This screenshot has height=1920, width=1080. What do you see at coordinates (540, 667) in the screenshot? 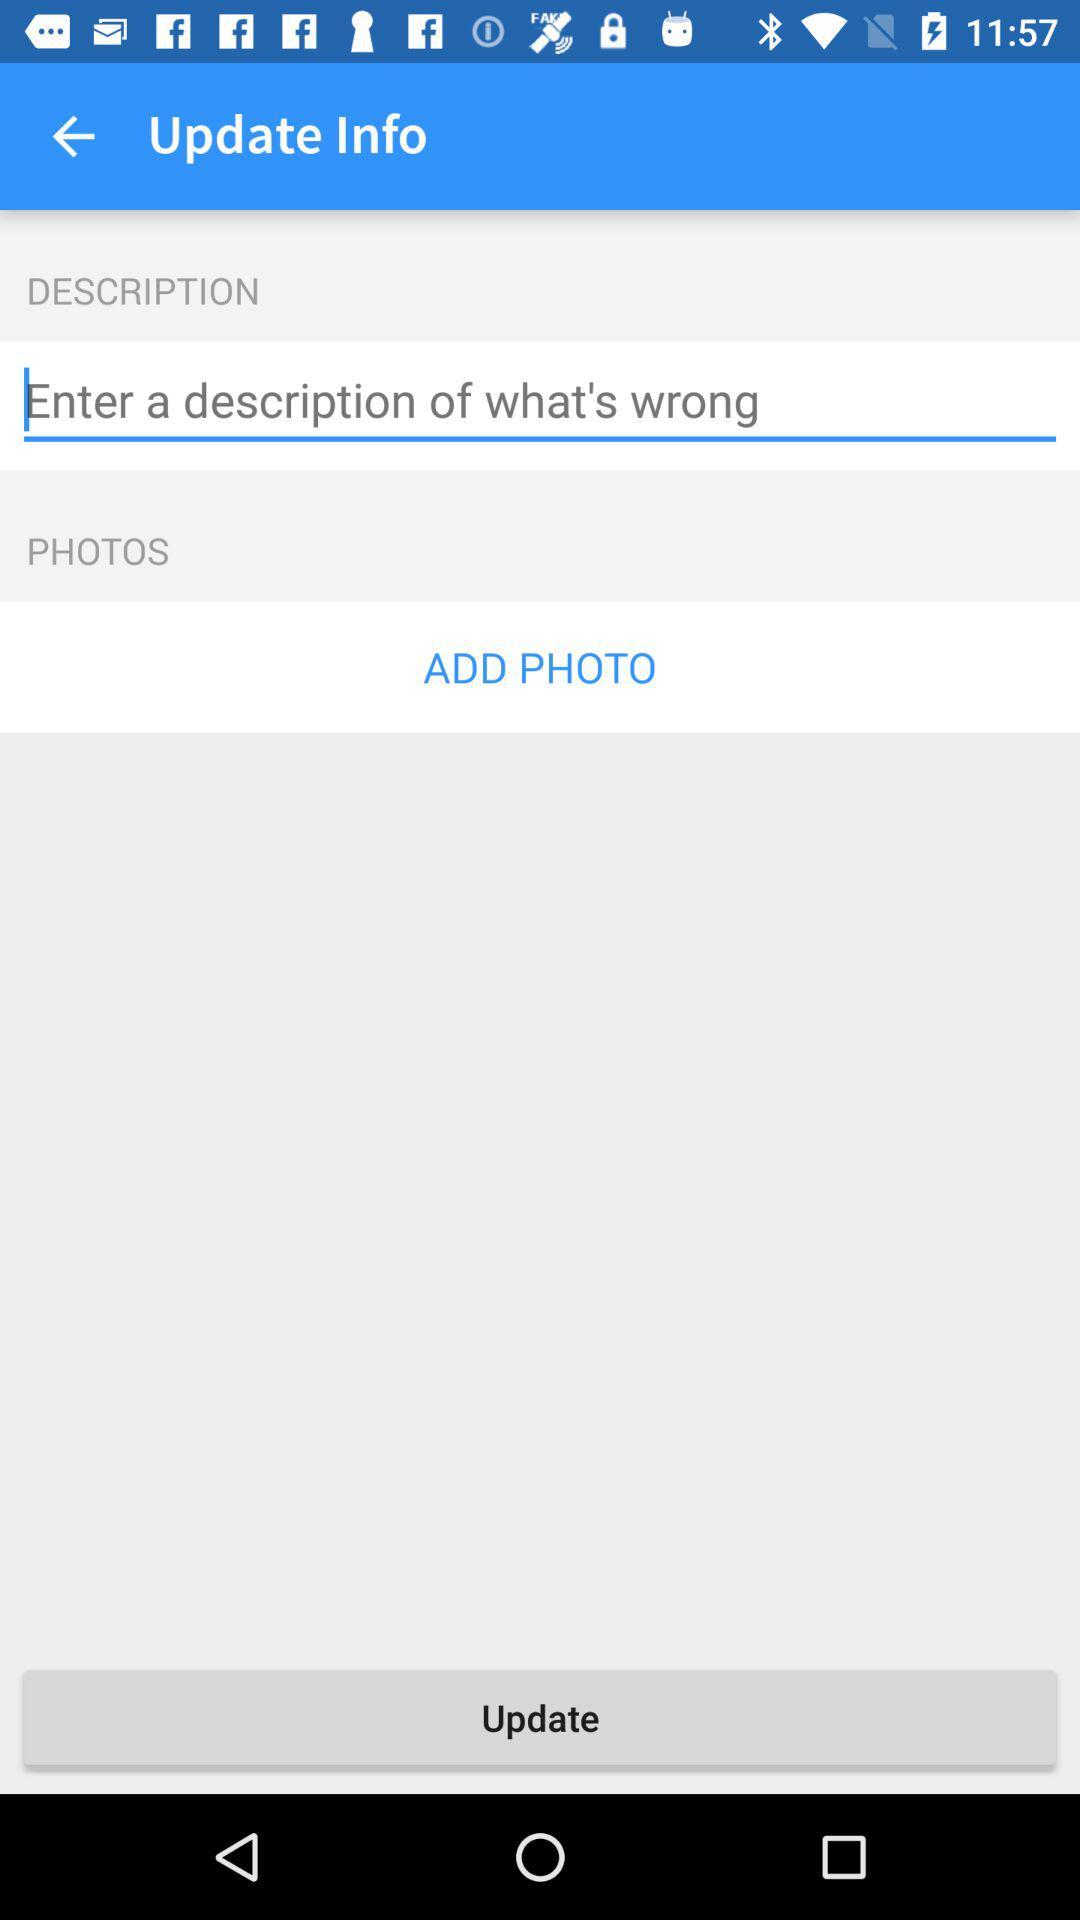
I see `the add photo icon` at bounding box center [540, 667].